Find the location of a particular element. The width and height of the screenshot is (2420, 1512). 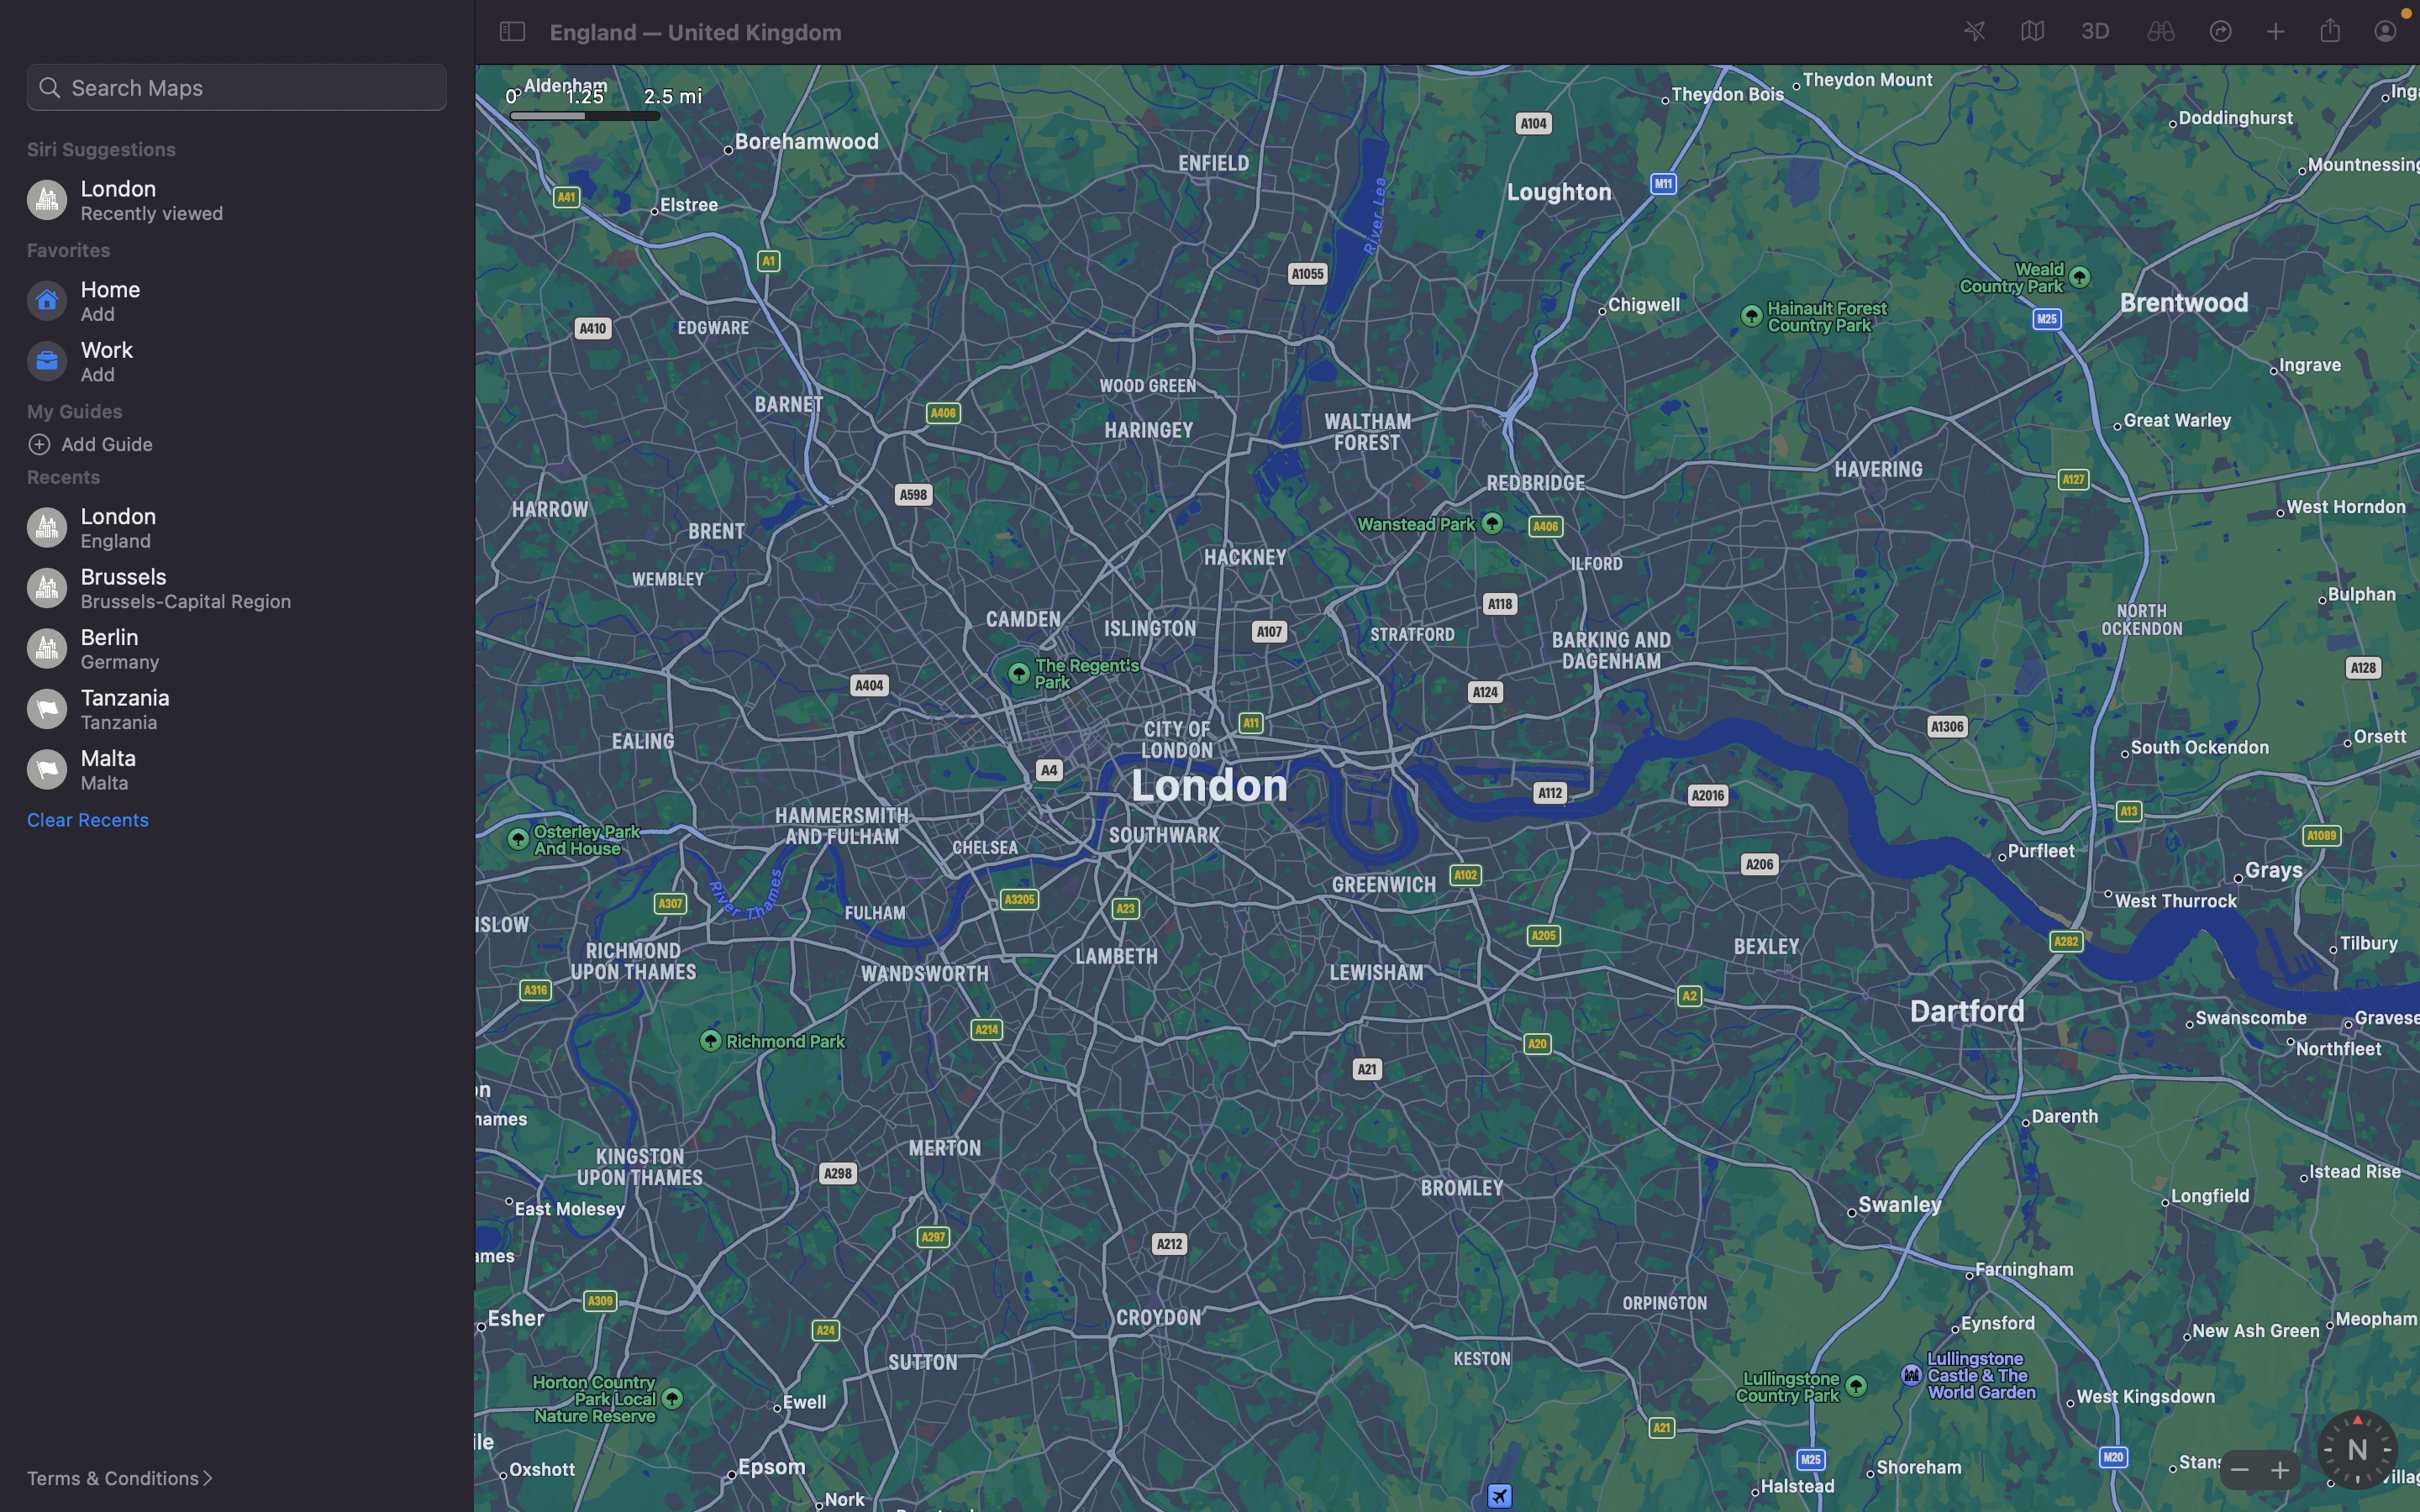

Mark your current geographical position on the map is located at coordinates (1975, 32).